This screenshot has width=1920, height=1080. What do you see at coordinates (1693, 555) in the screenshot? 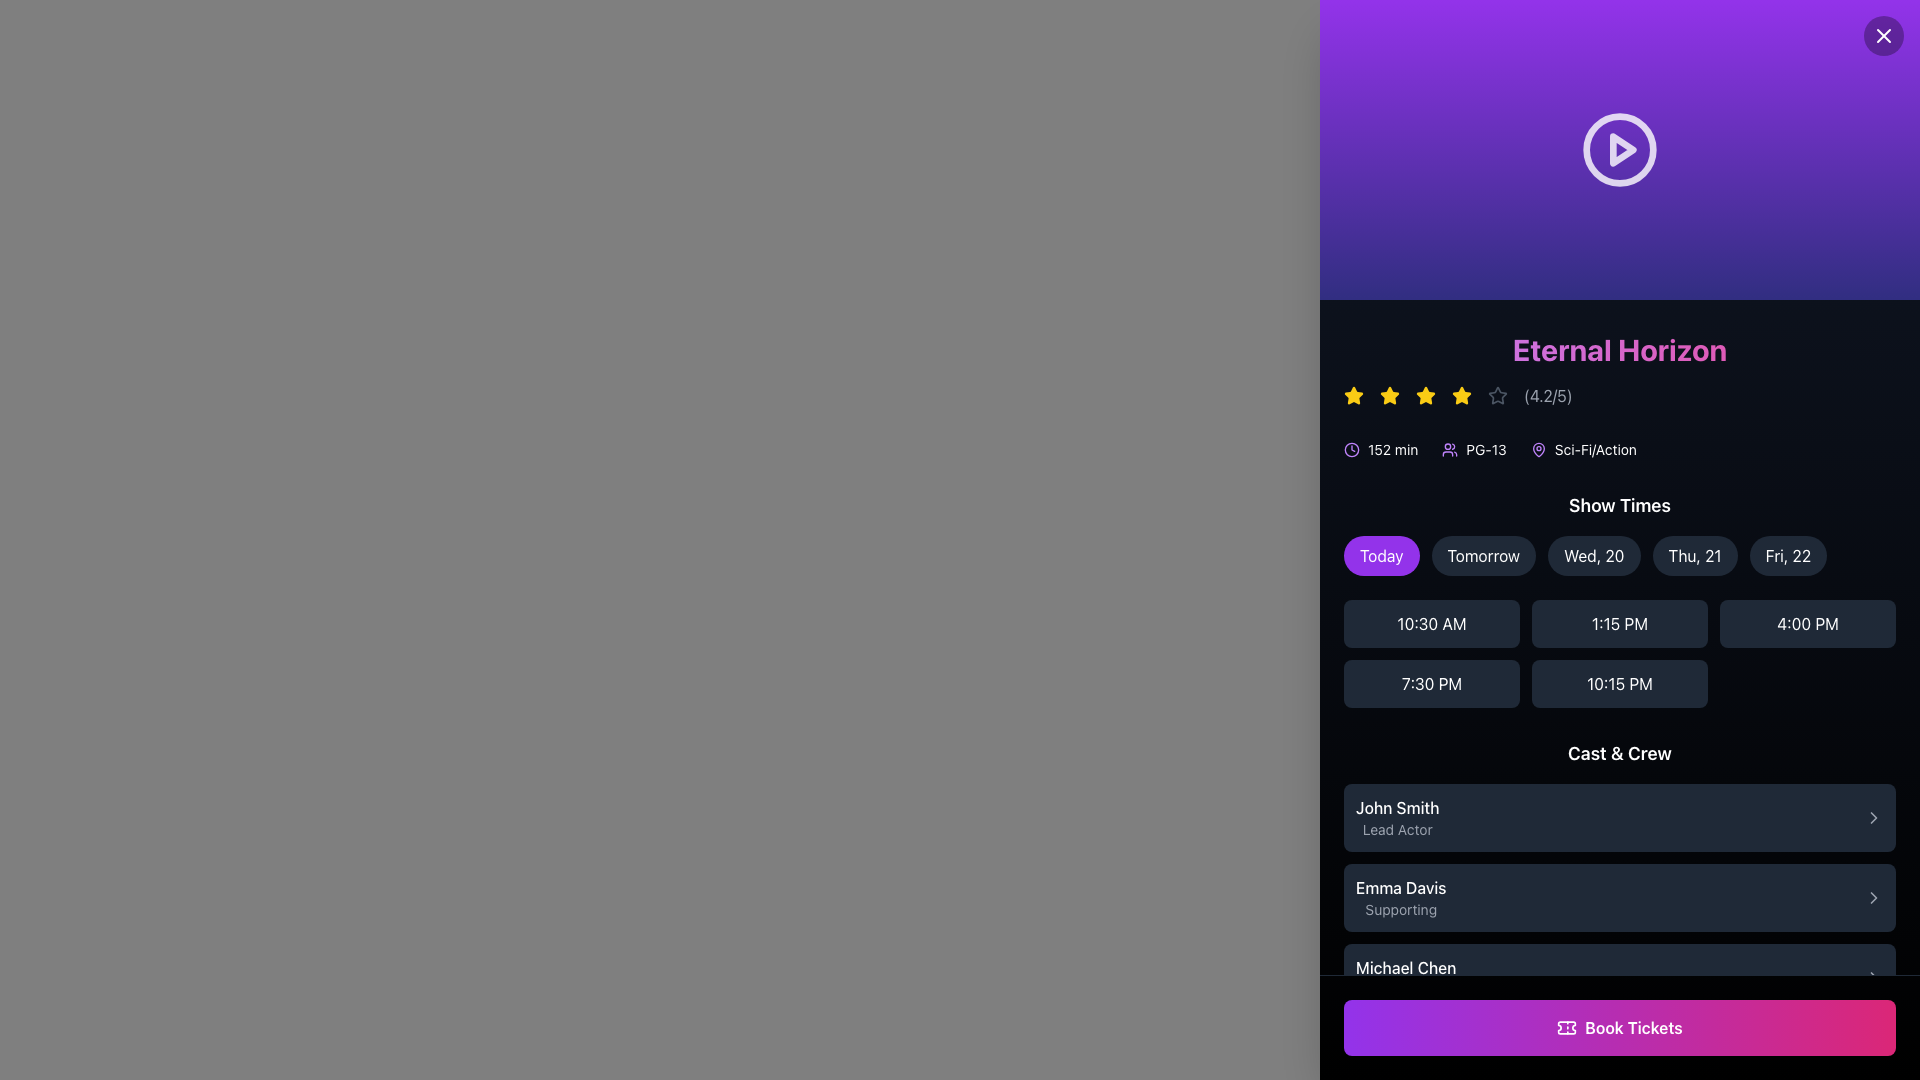
I see `the date selection button labeled 'Thursday, 21st' to filter or display the showtimes for that date` at bounding box center [1693, 555].